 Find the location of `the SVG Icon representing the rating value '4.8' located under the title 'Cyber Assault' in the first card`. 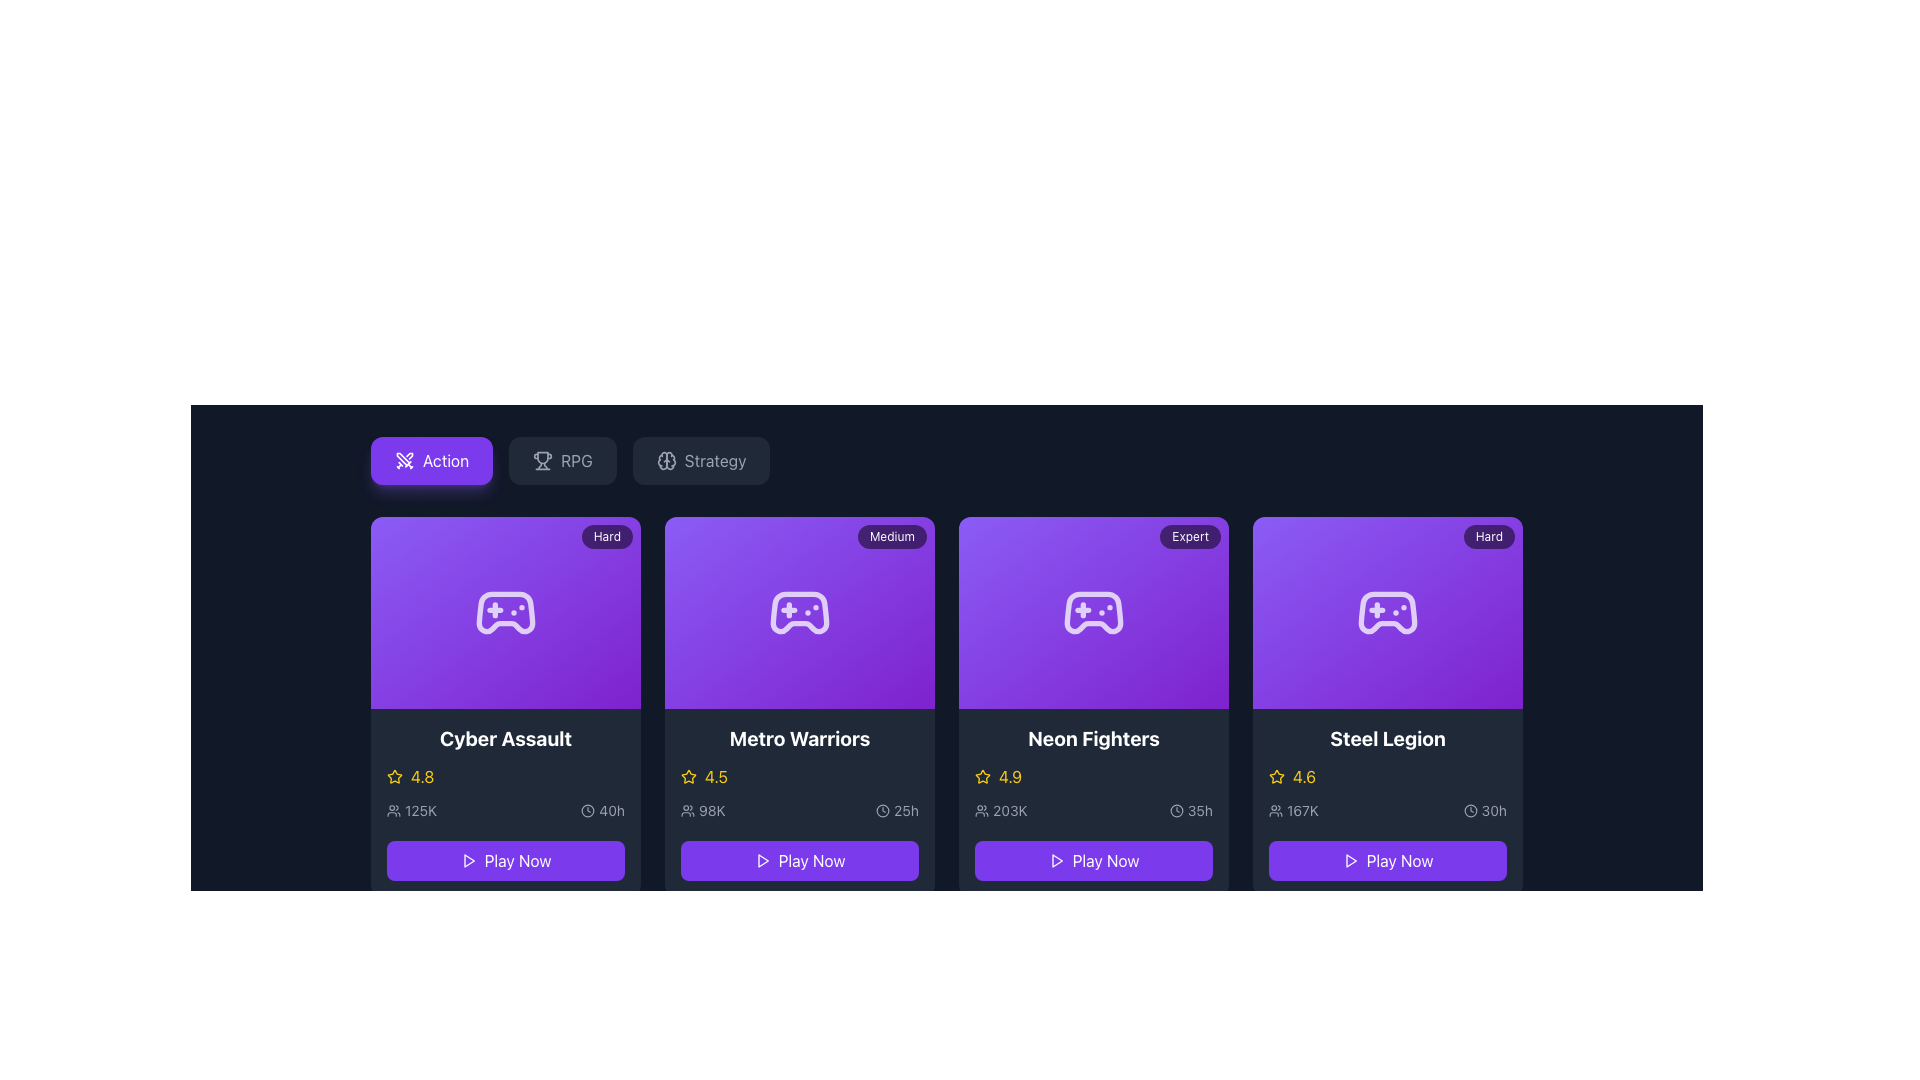

the SVG Icon representing the rating value '4.8' located under the title 'Cyber Assault' in the first card is located at coordinates (689, 775).